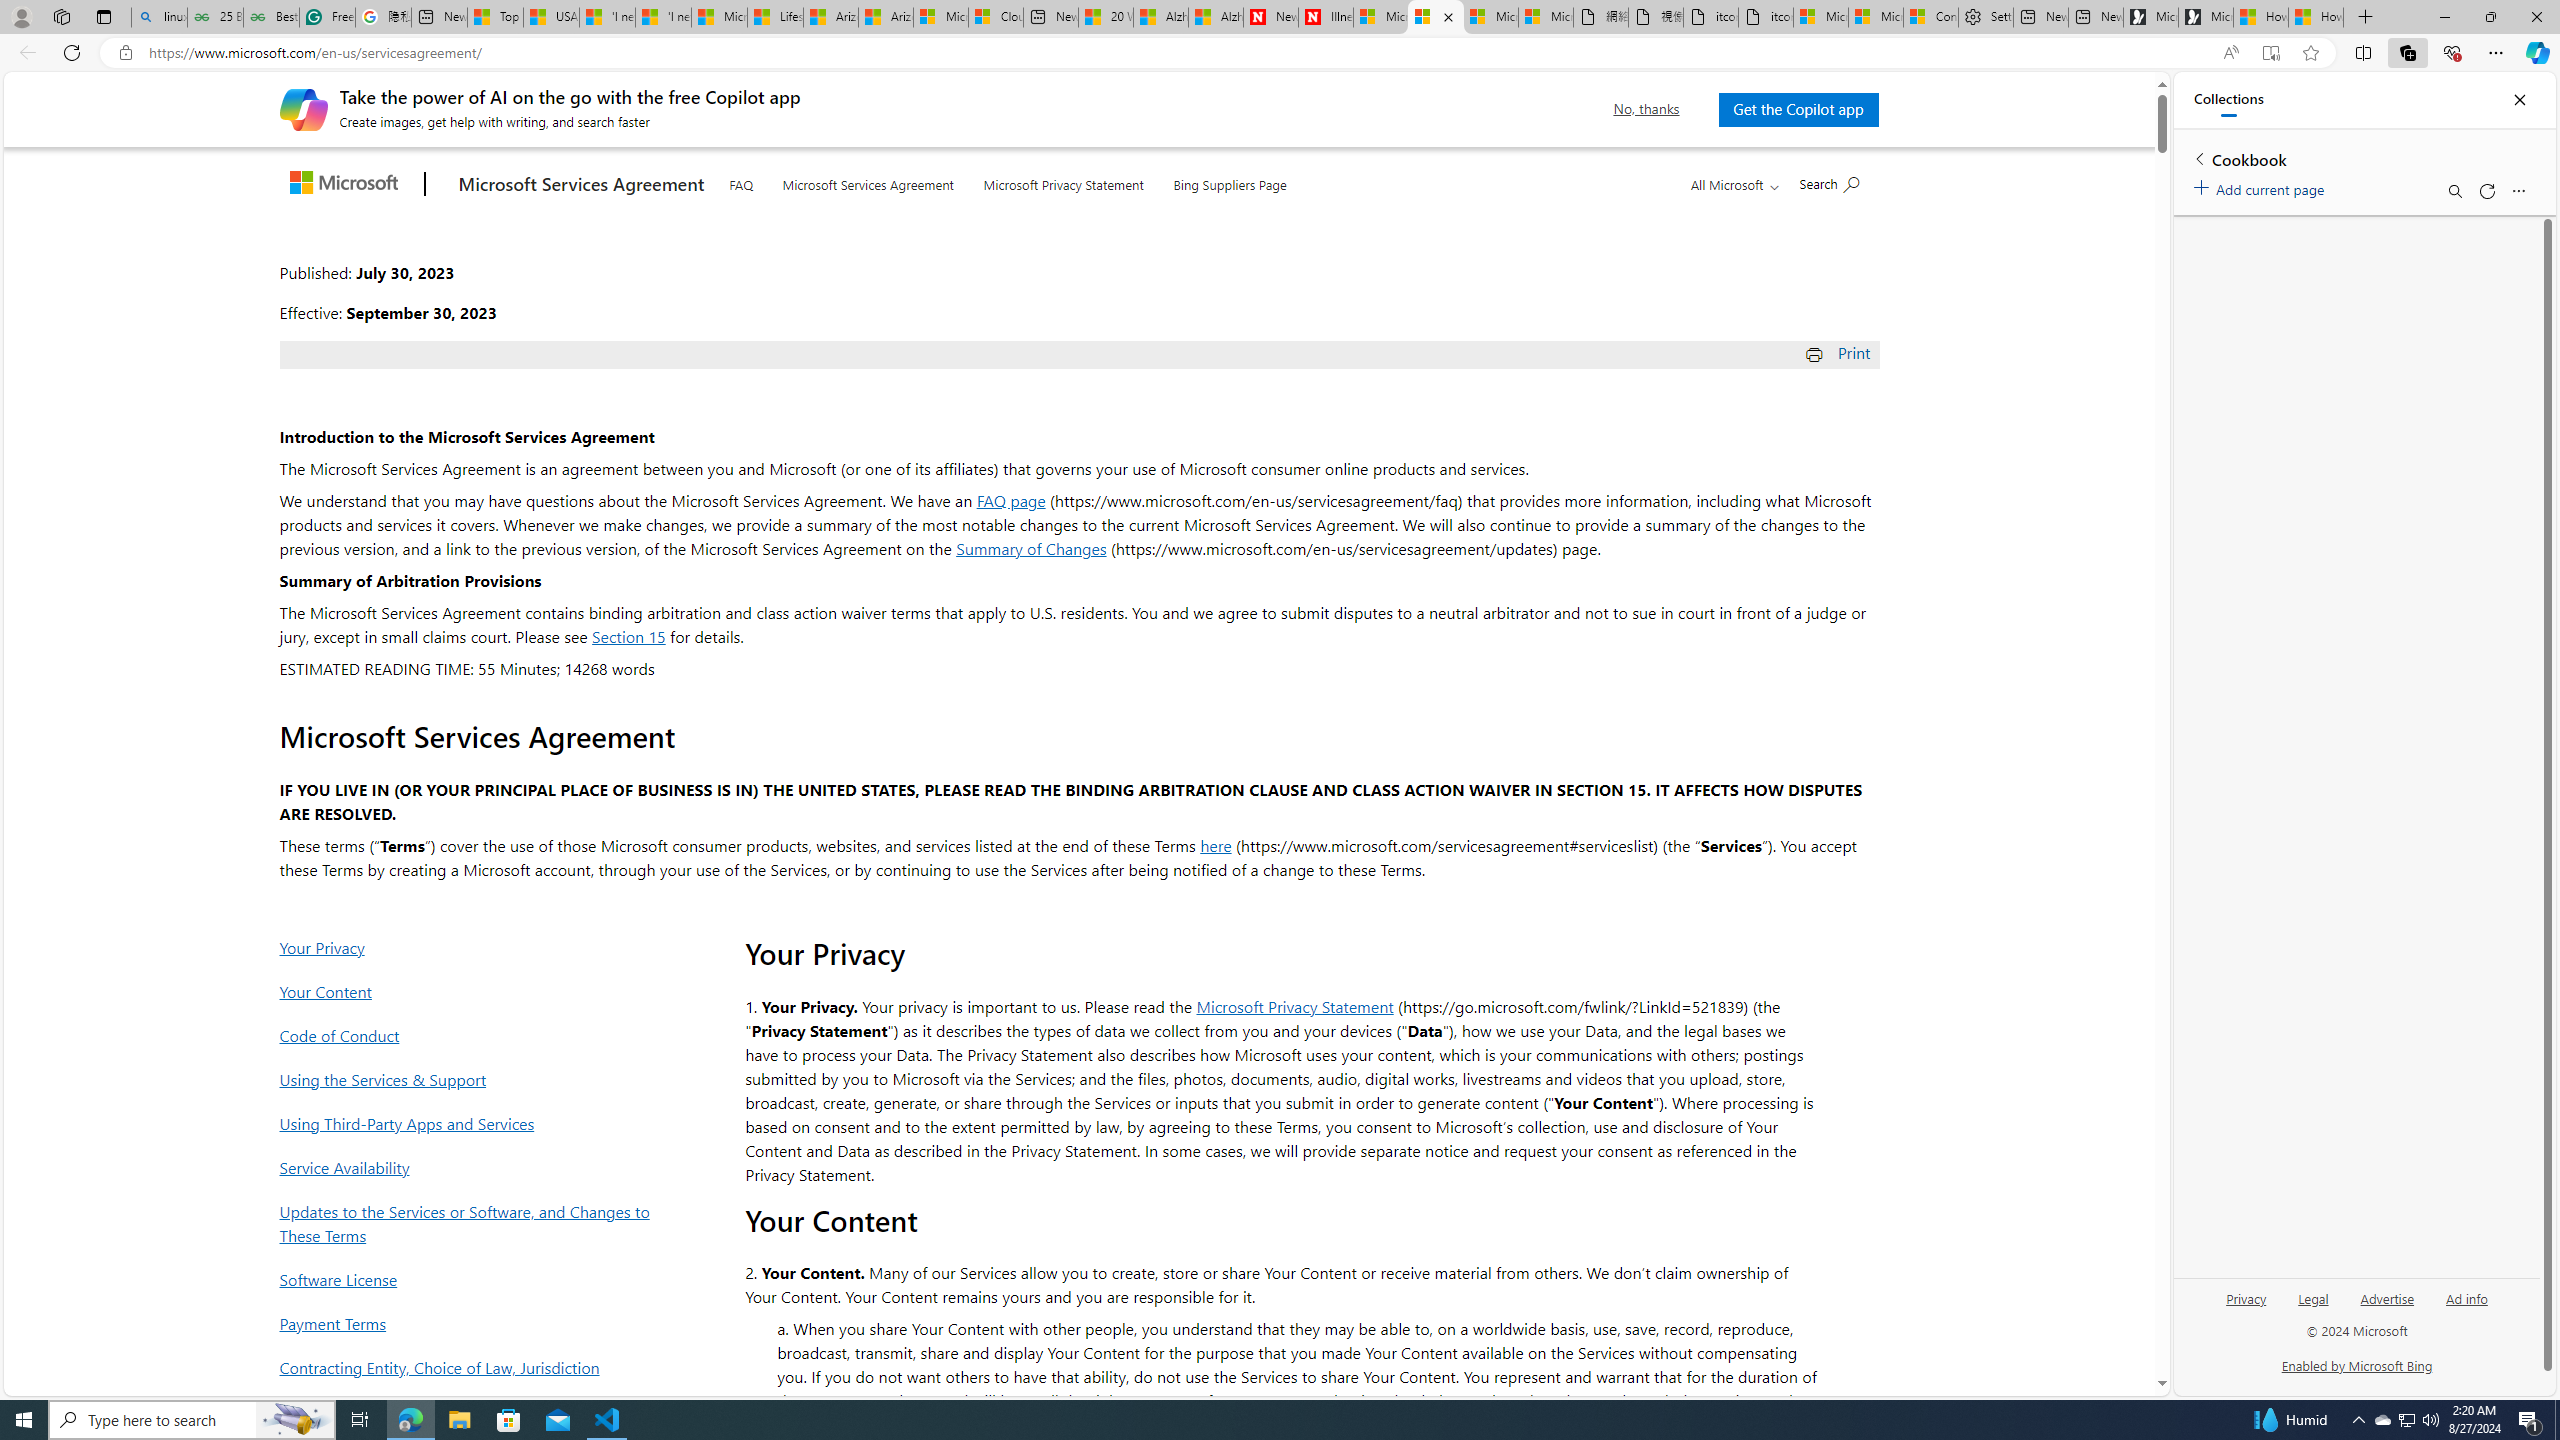 The image size is (2560, 1440). What do you see at coordinates (2314, 1298) in the screenshot?
I see `'Legal'` at bounding box center [2314, 1298].